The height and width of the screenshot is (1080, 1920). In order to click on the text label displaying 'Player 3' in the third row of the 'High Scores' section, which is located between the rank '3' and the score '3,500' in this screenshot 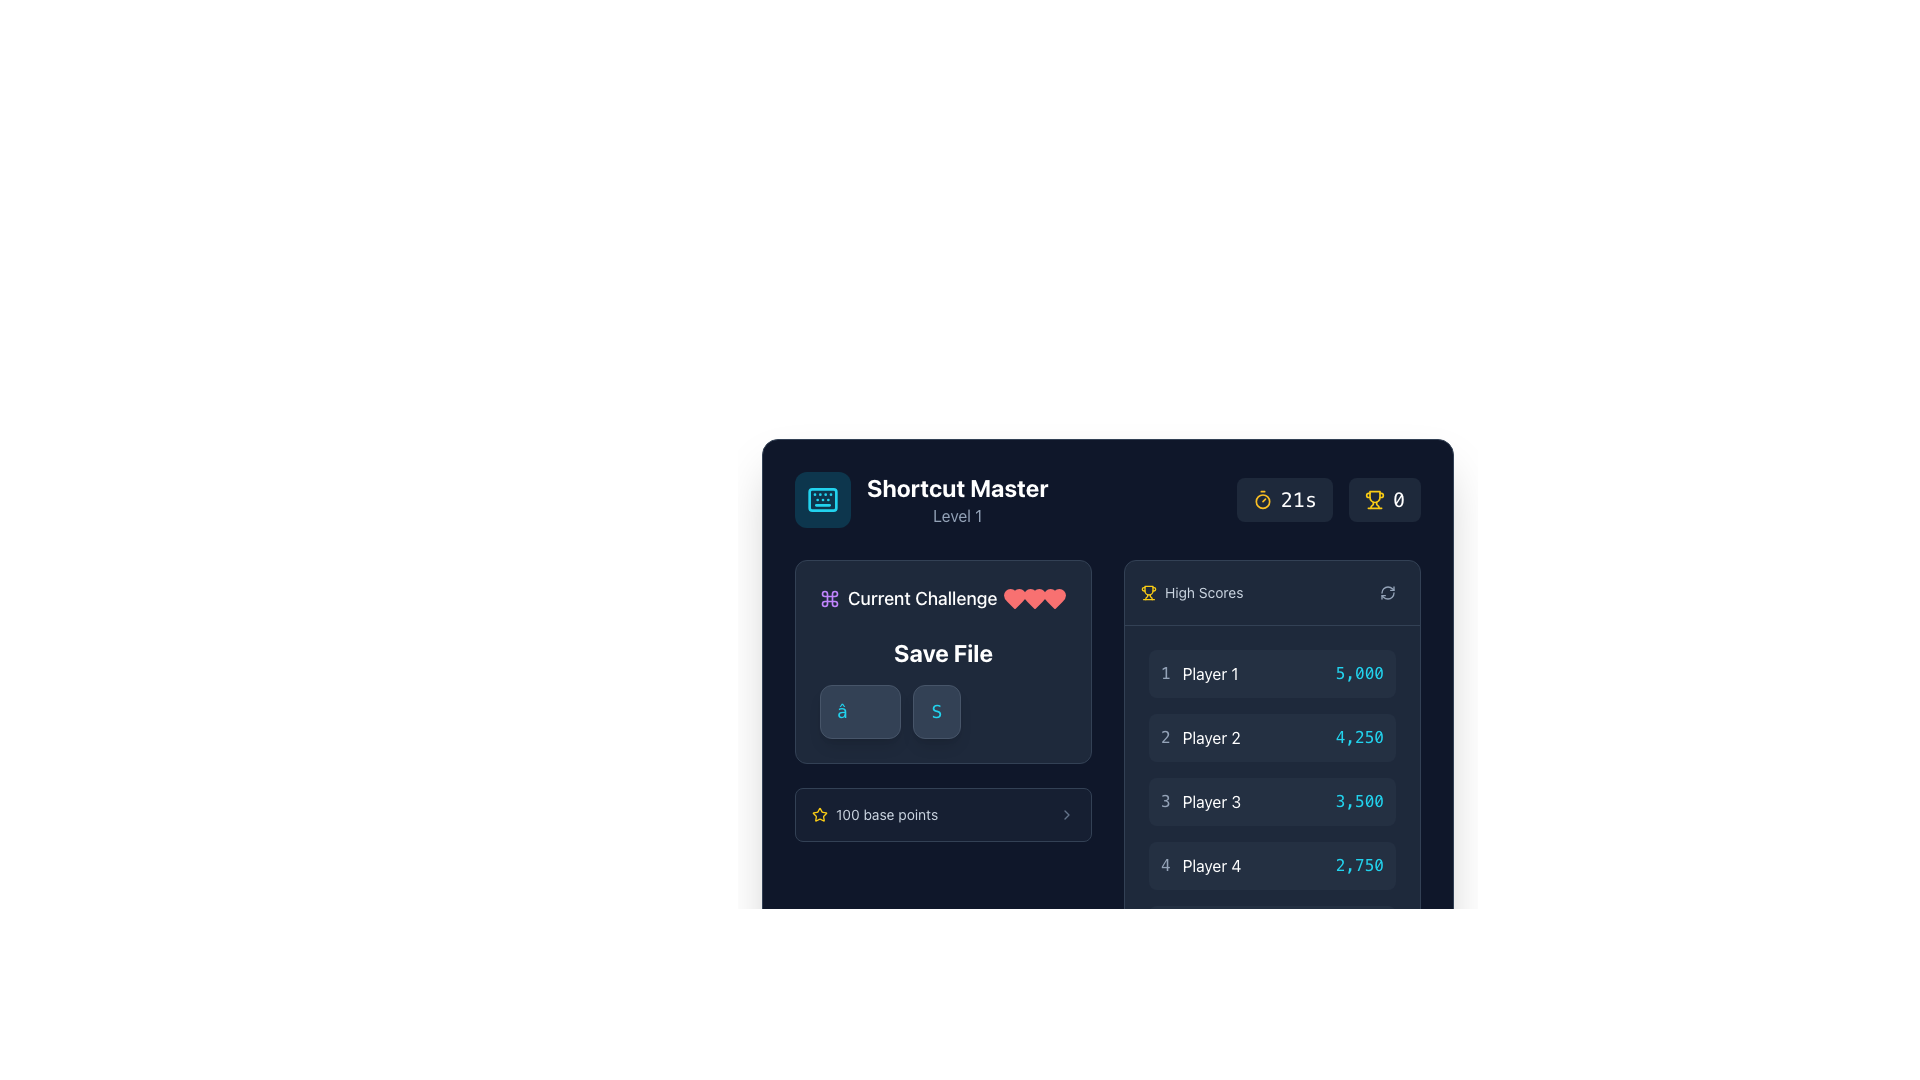, I will do `click(1200, 801)`.